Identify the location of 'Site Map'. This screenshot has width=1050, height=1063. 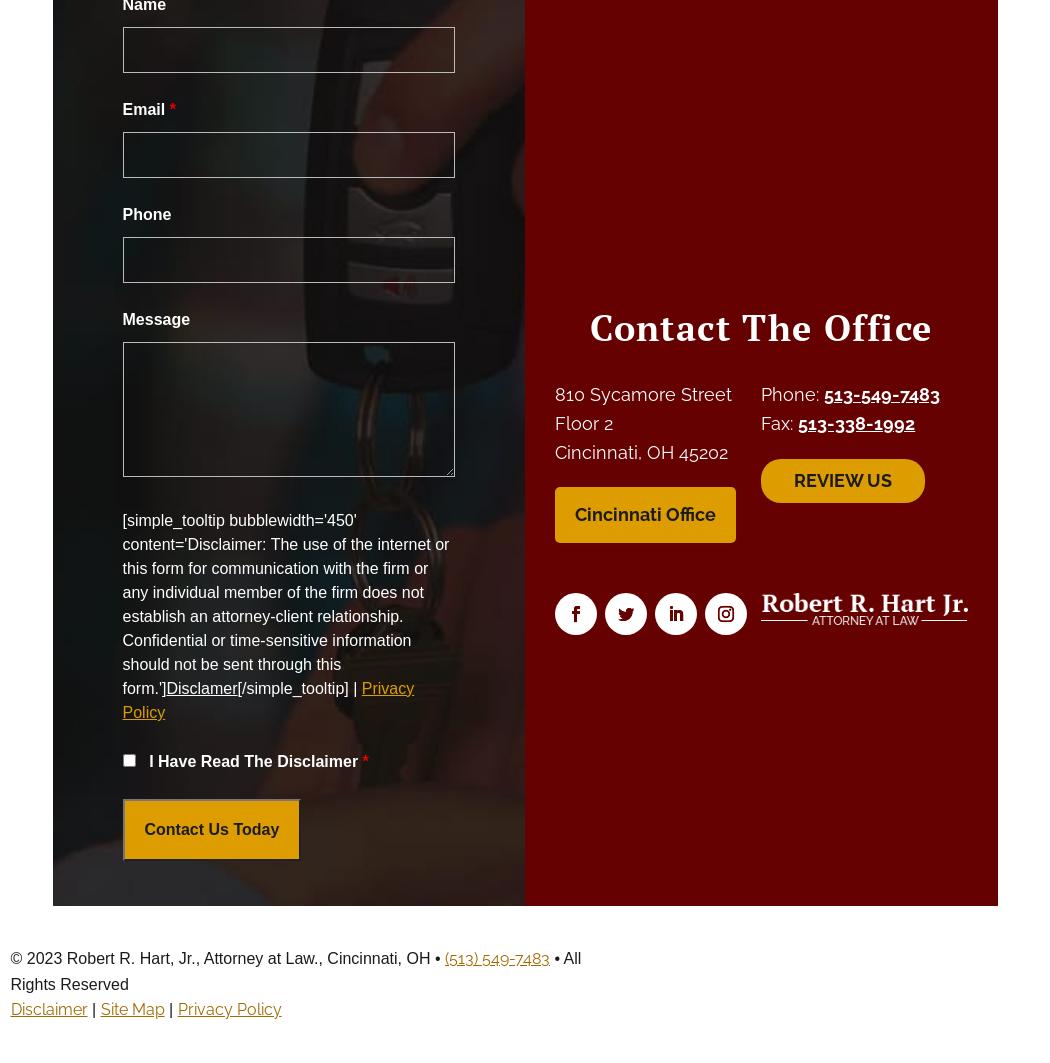
(130, 1008).